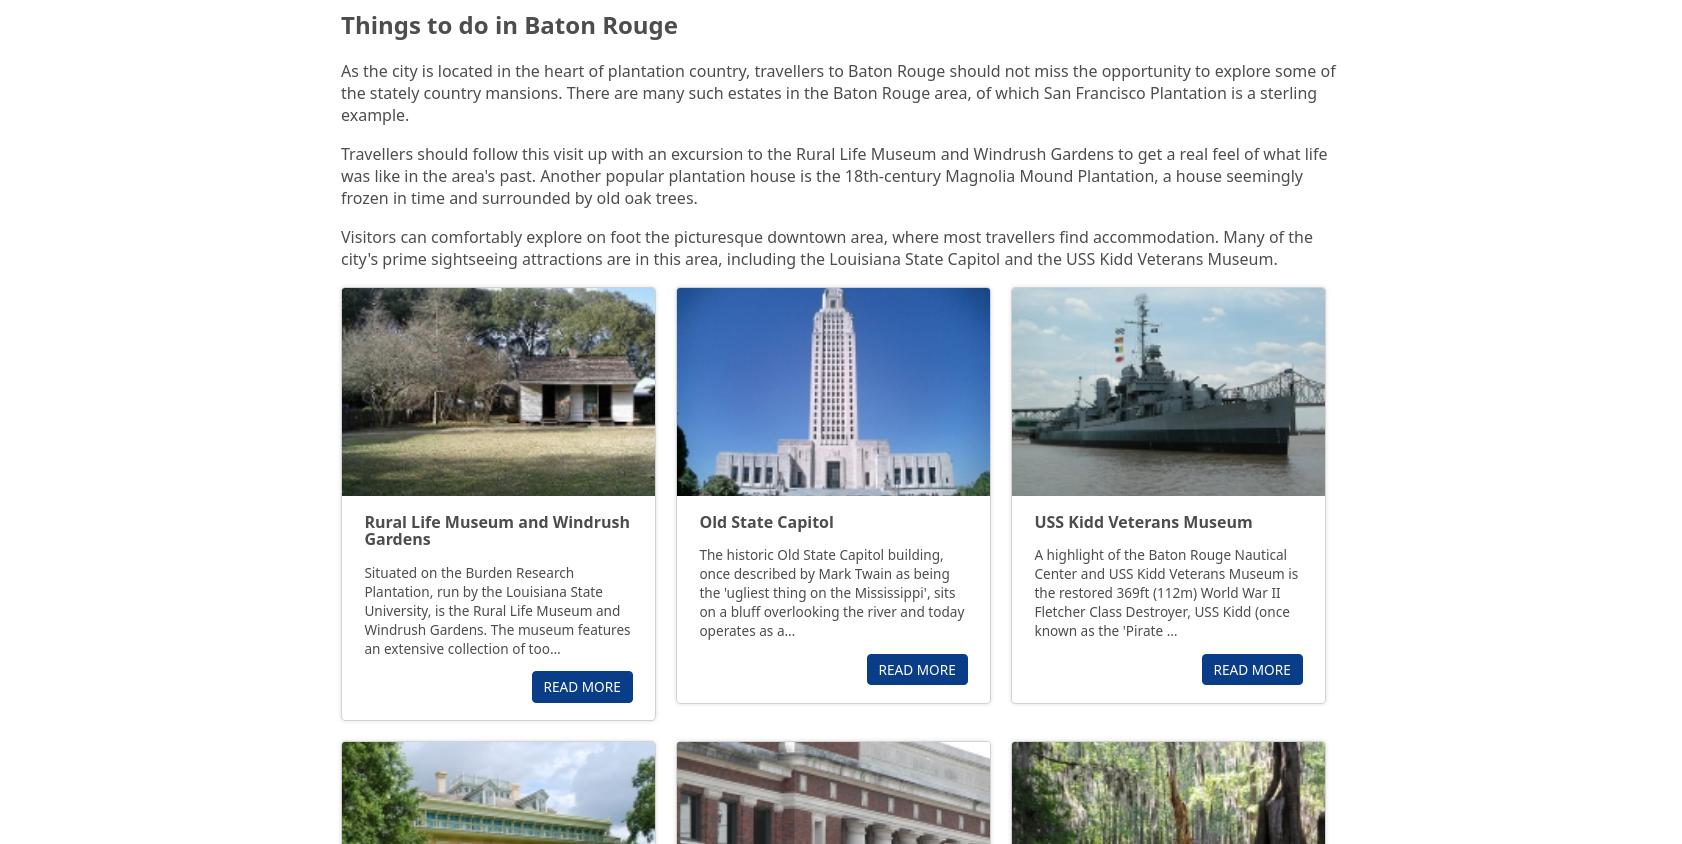  What do you see at coordinates (833, 175) in the screenshot?
I see `'Travellers should follow this visit up with an
excursion to the Rural Life Museum and Windrush Gardens to get a
real feel of what life was like in the area's past. Another popular
plantation house is the 18th-century Magnolia Mound Plantation, a
house seemingly frozen in time and surrounded by old oak trees.'` at bounding box center [833, 175].